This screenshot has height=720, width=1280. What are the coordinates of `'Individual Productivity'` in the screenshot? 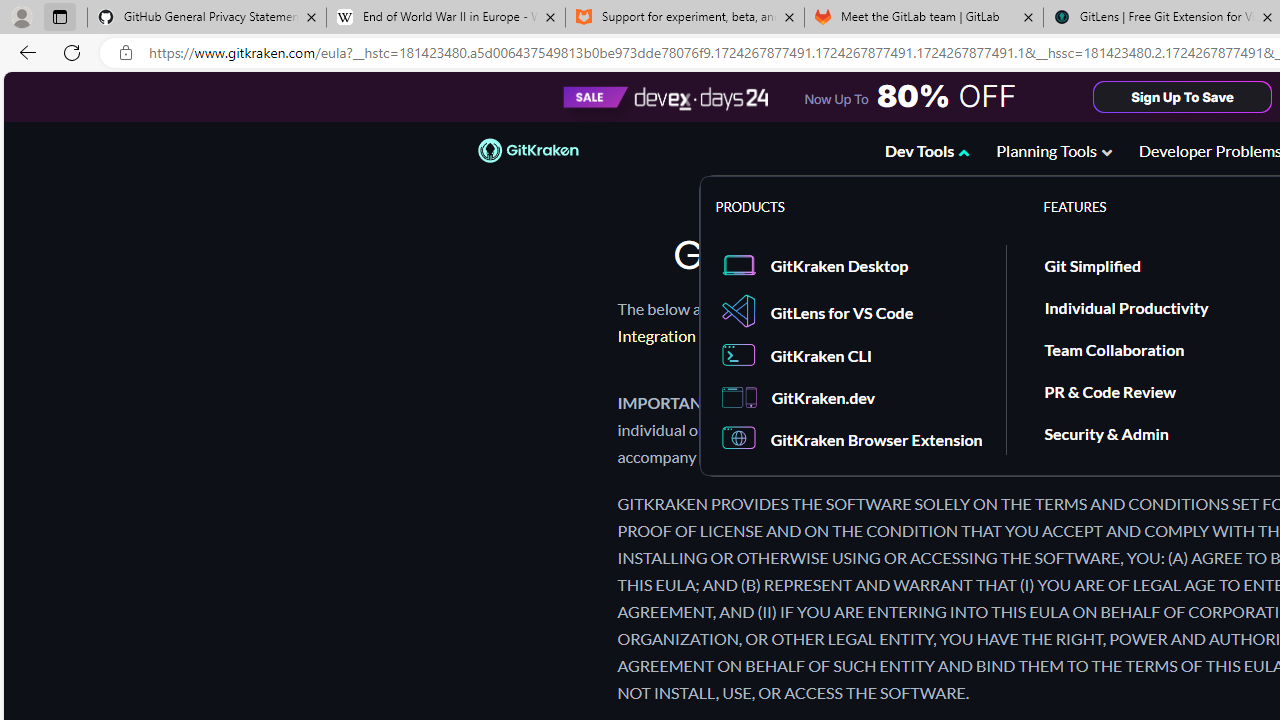 It's located at (1127, 306).